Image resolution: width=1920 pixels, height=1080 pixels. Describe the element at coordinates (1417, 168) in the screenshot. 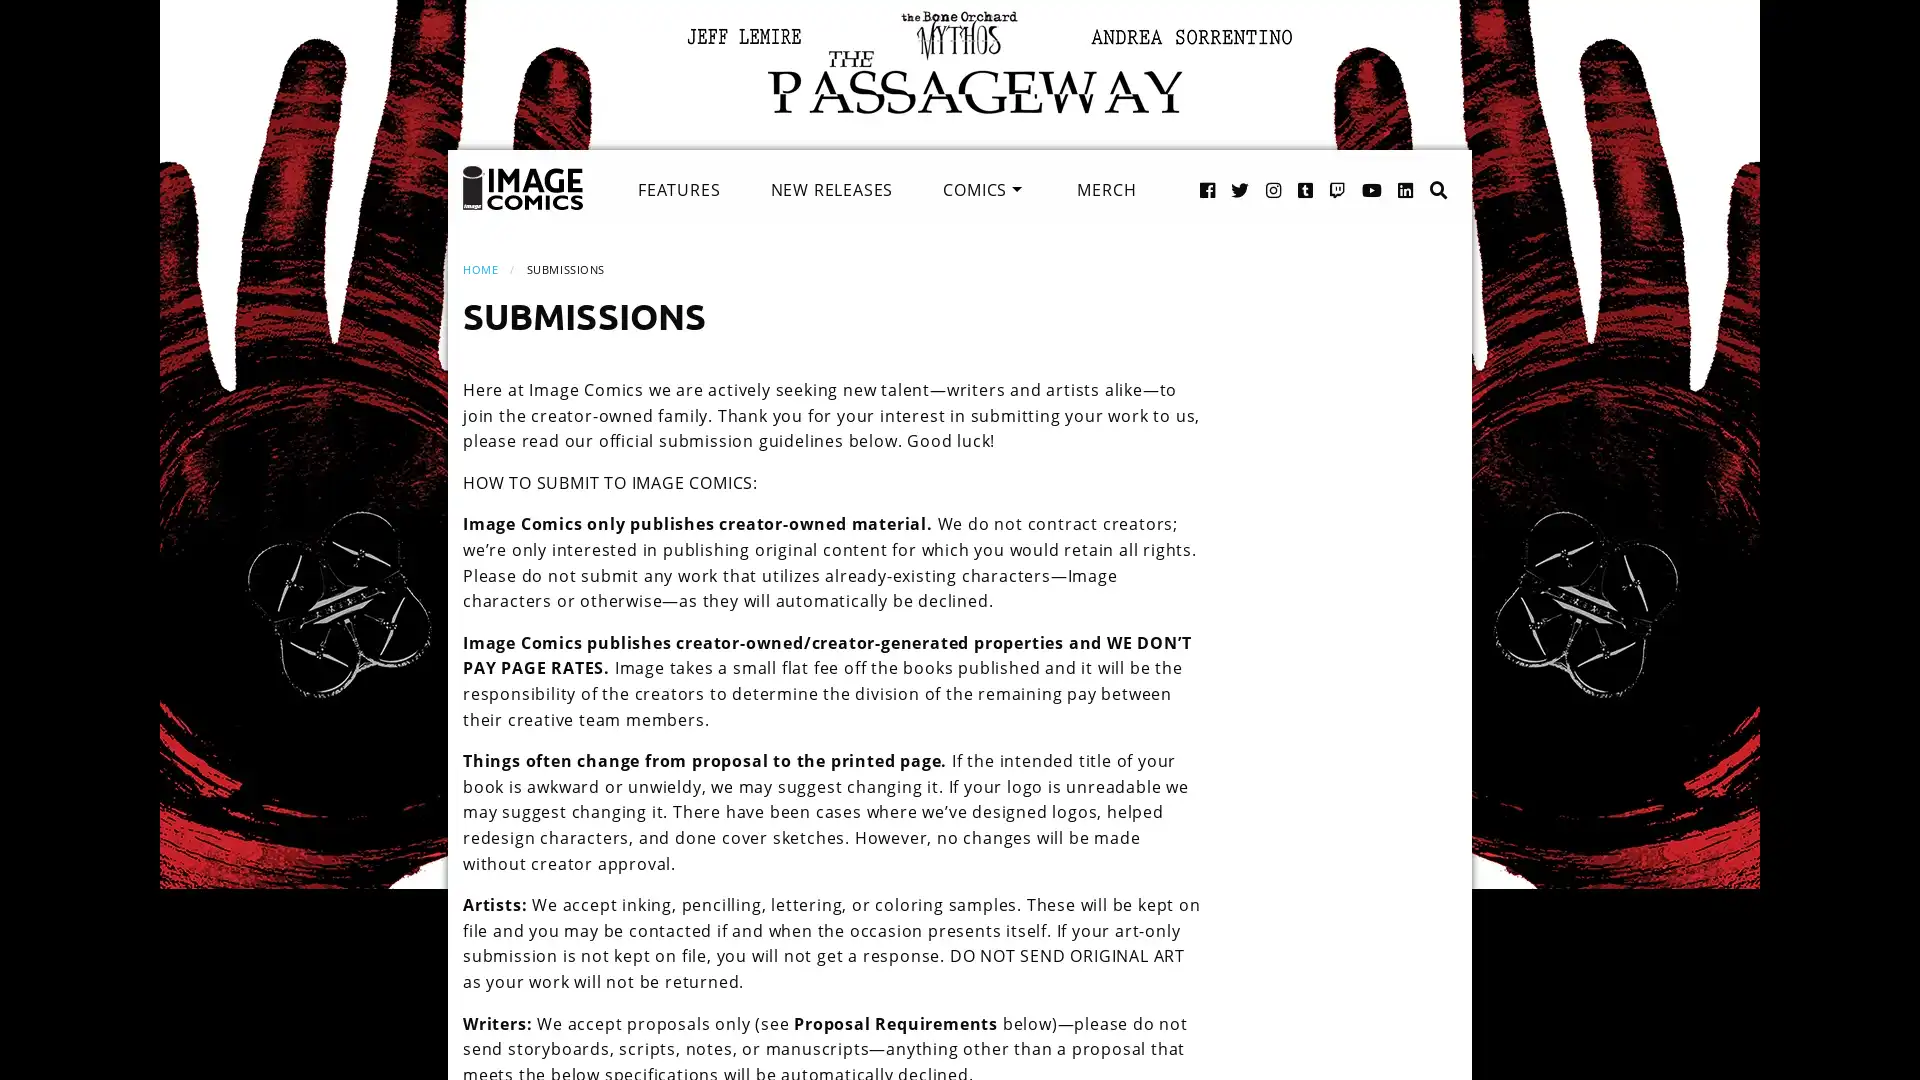

I see `Search` at that location.